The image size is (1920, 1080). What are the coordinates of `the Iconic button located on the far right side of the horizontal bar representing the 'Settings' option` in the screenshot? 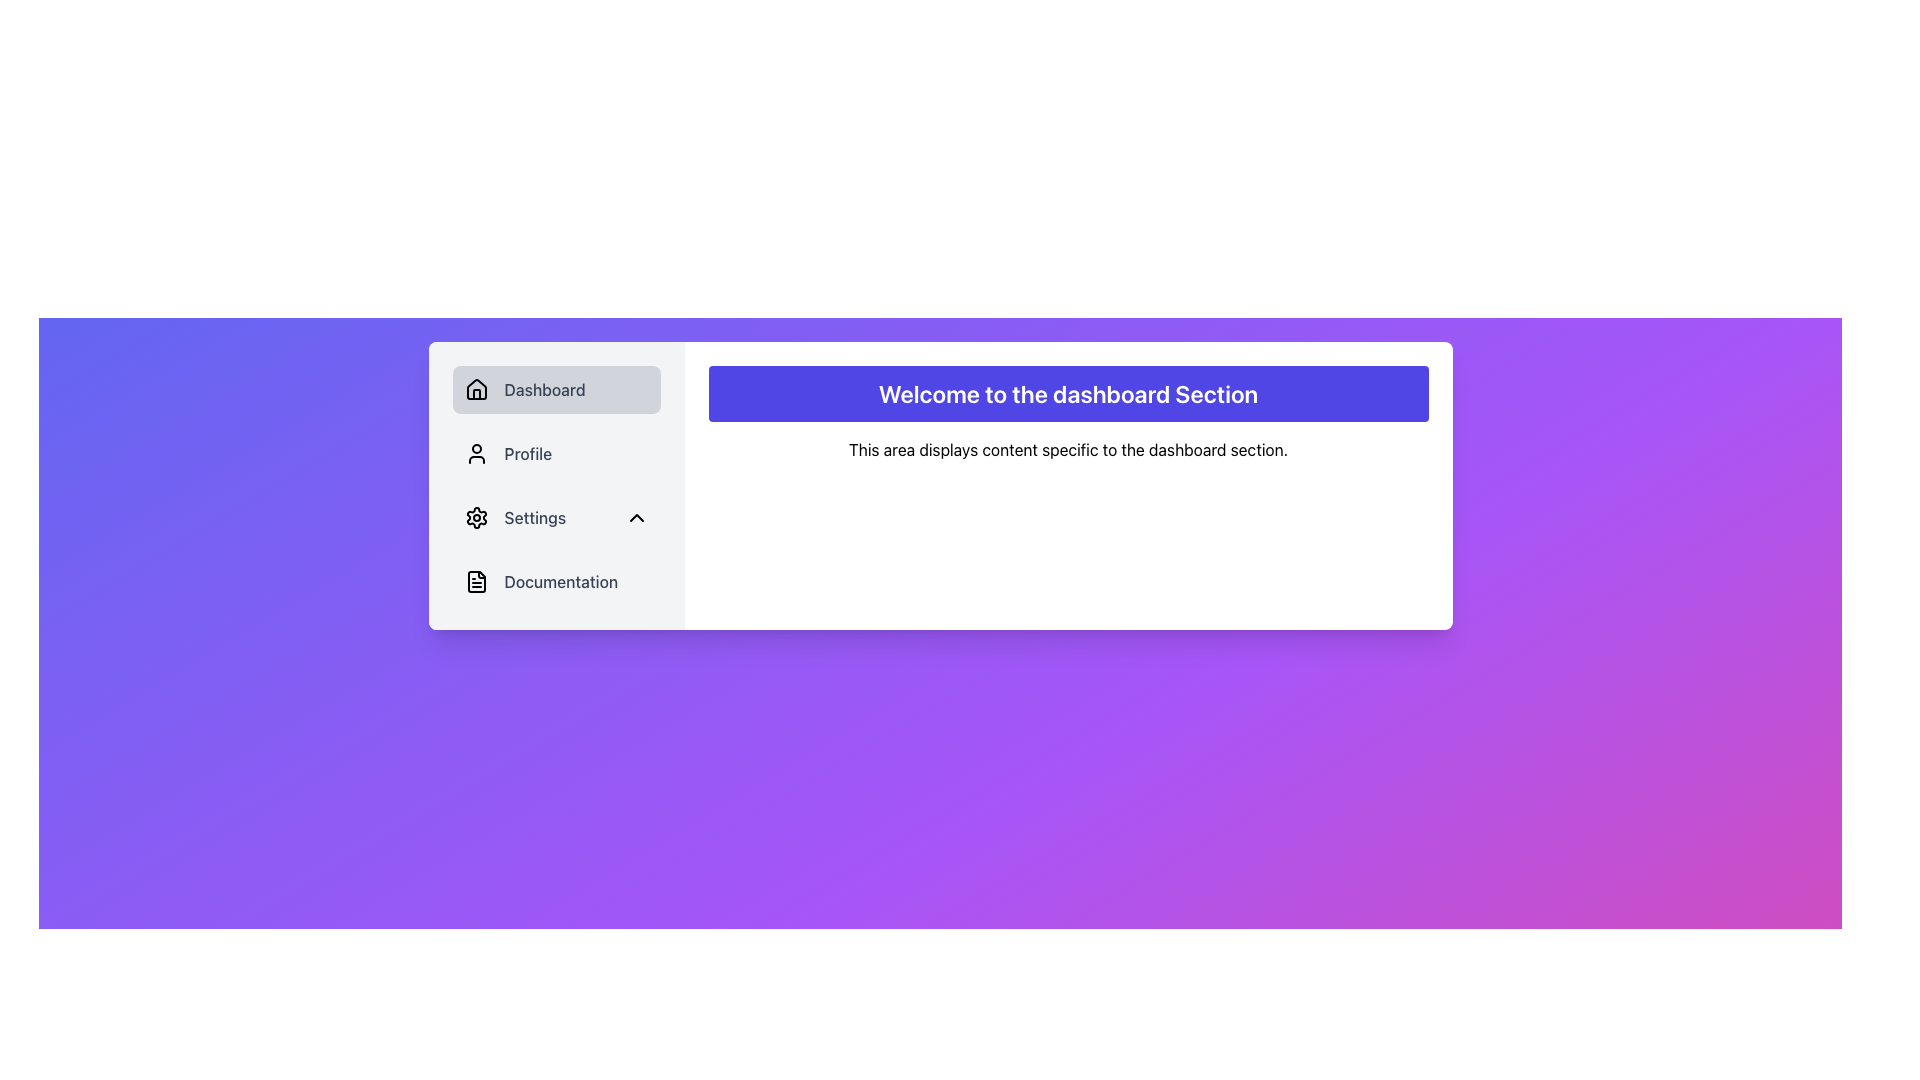 It's located at (635, 516).